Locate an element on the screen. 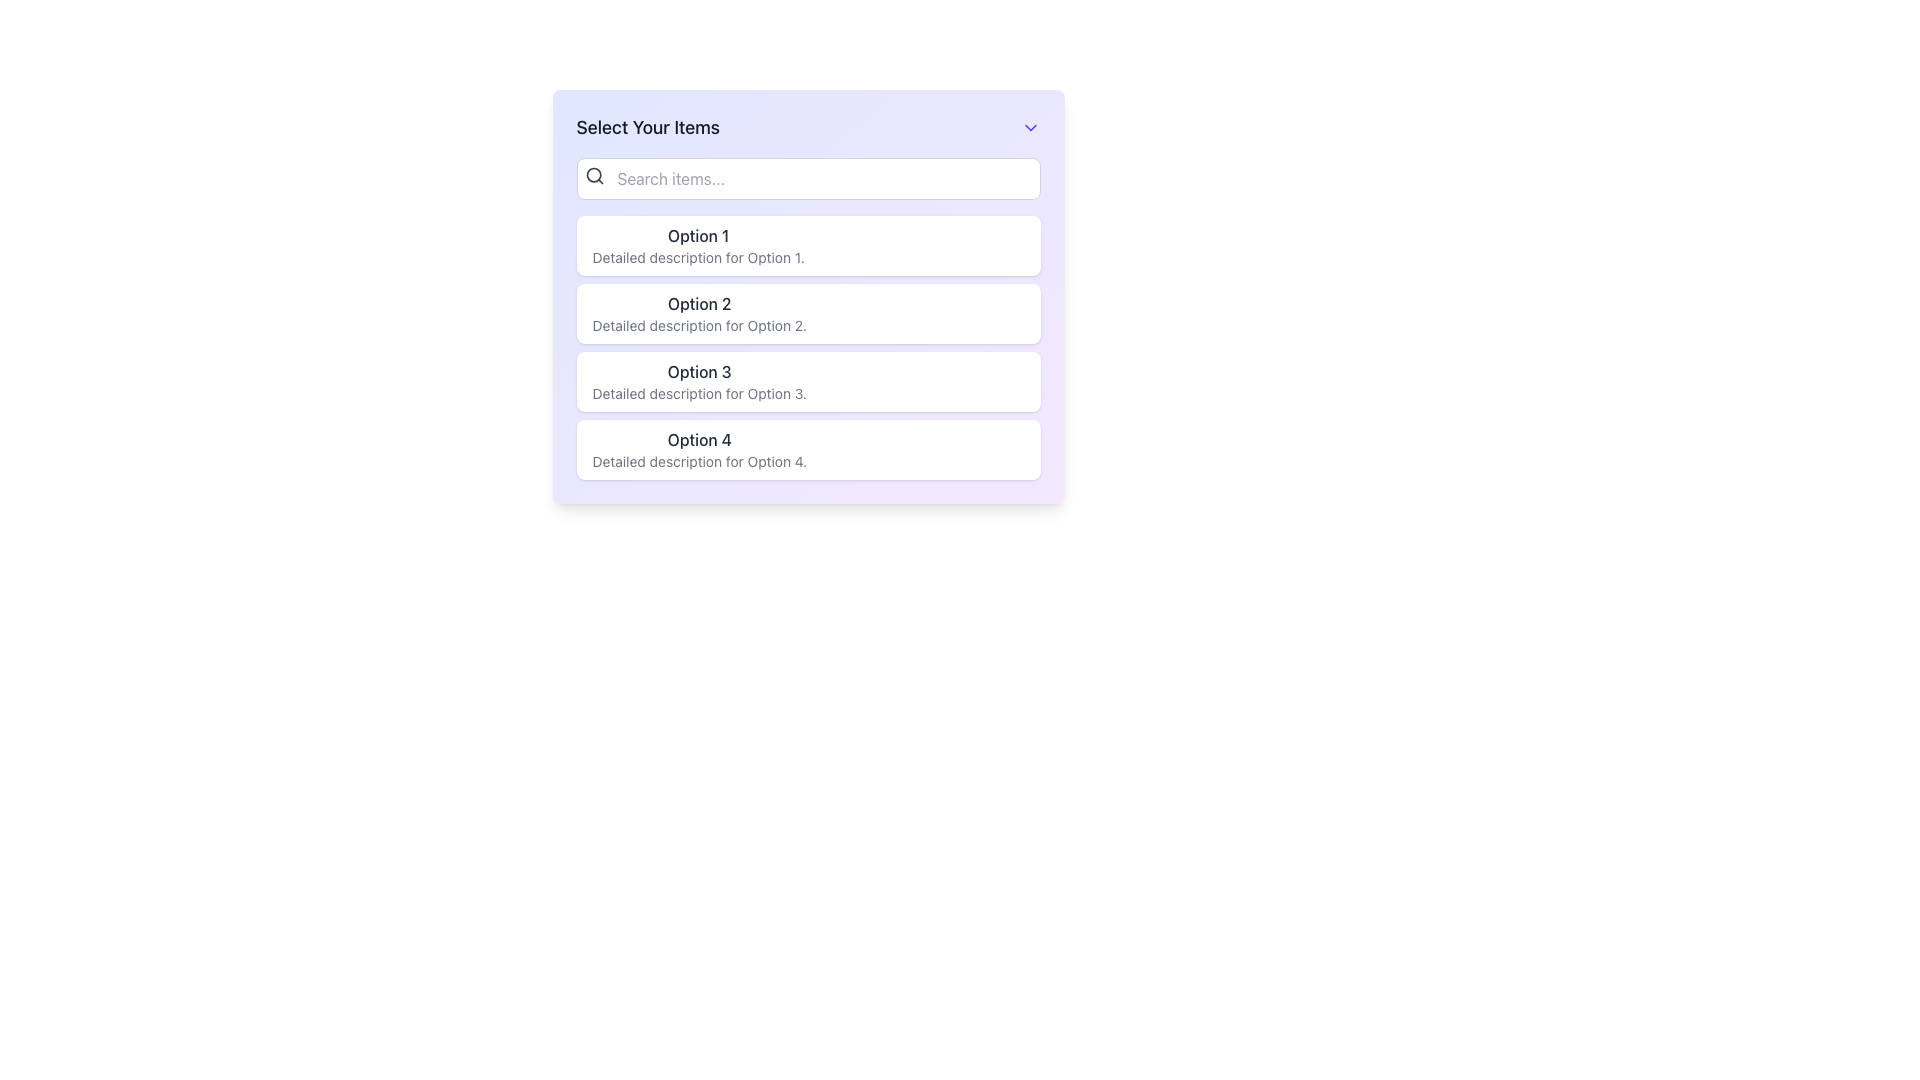 The height and width of the screenshot is (1080, 1920). the text snippet that reads 'Detailed description for Option 2', which is styled in a small gray font and positioned below the main title of 'Option 2' is located at coordinates (699, 325).